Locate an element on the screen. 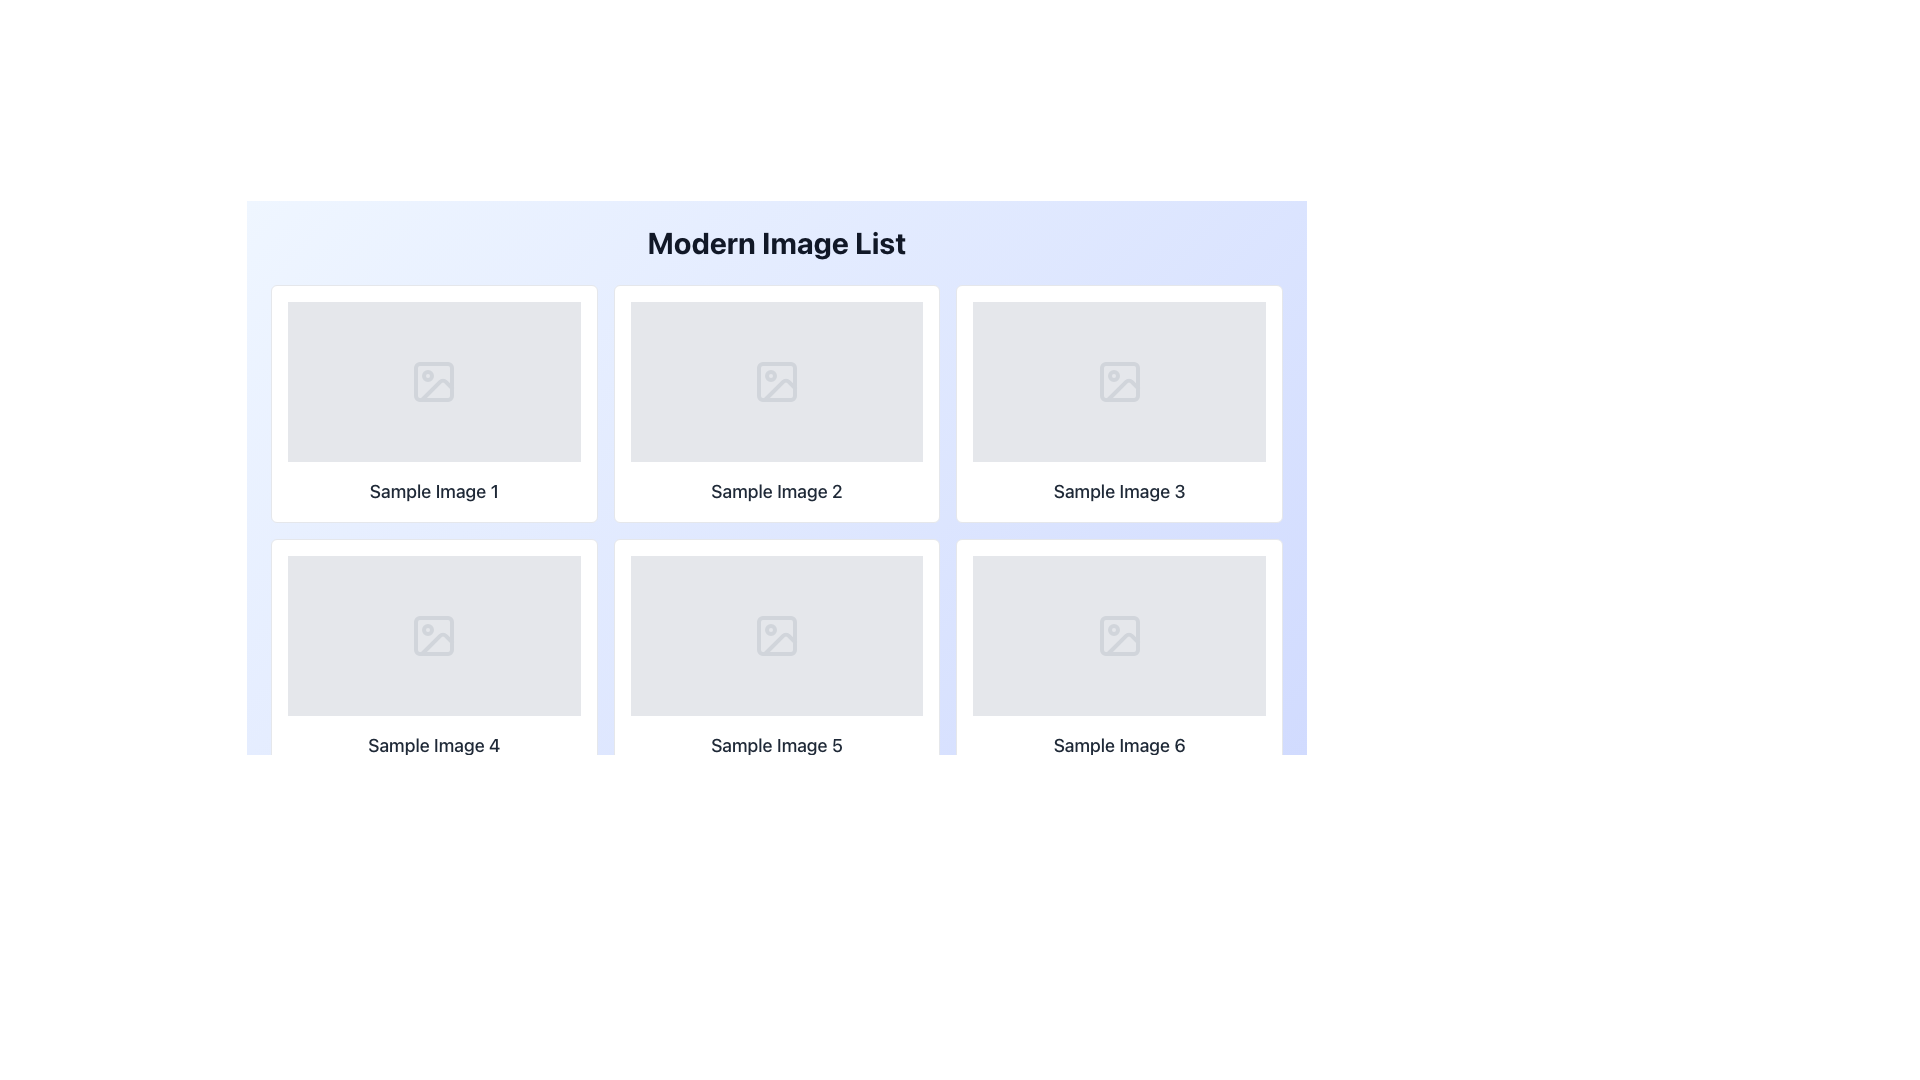 This screenshot has height=1080, width=1920. the static text label displaying 'Sample Image 4', which is styled with a large font size and gray color, located at the bottom of the second row and first column of the grid layout is located at coordinates (433, 745).